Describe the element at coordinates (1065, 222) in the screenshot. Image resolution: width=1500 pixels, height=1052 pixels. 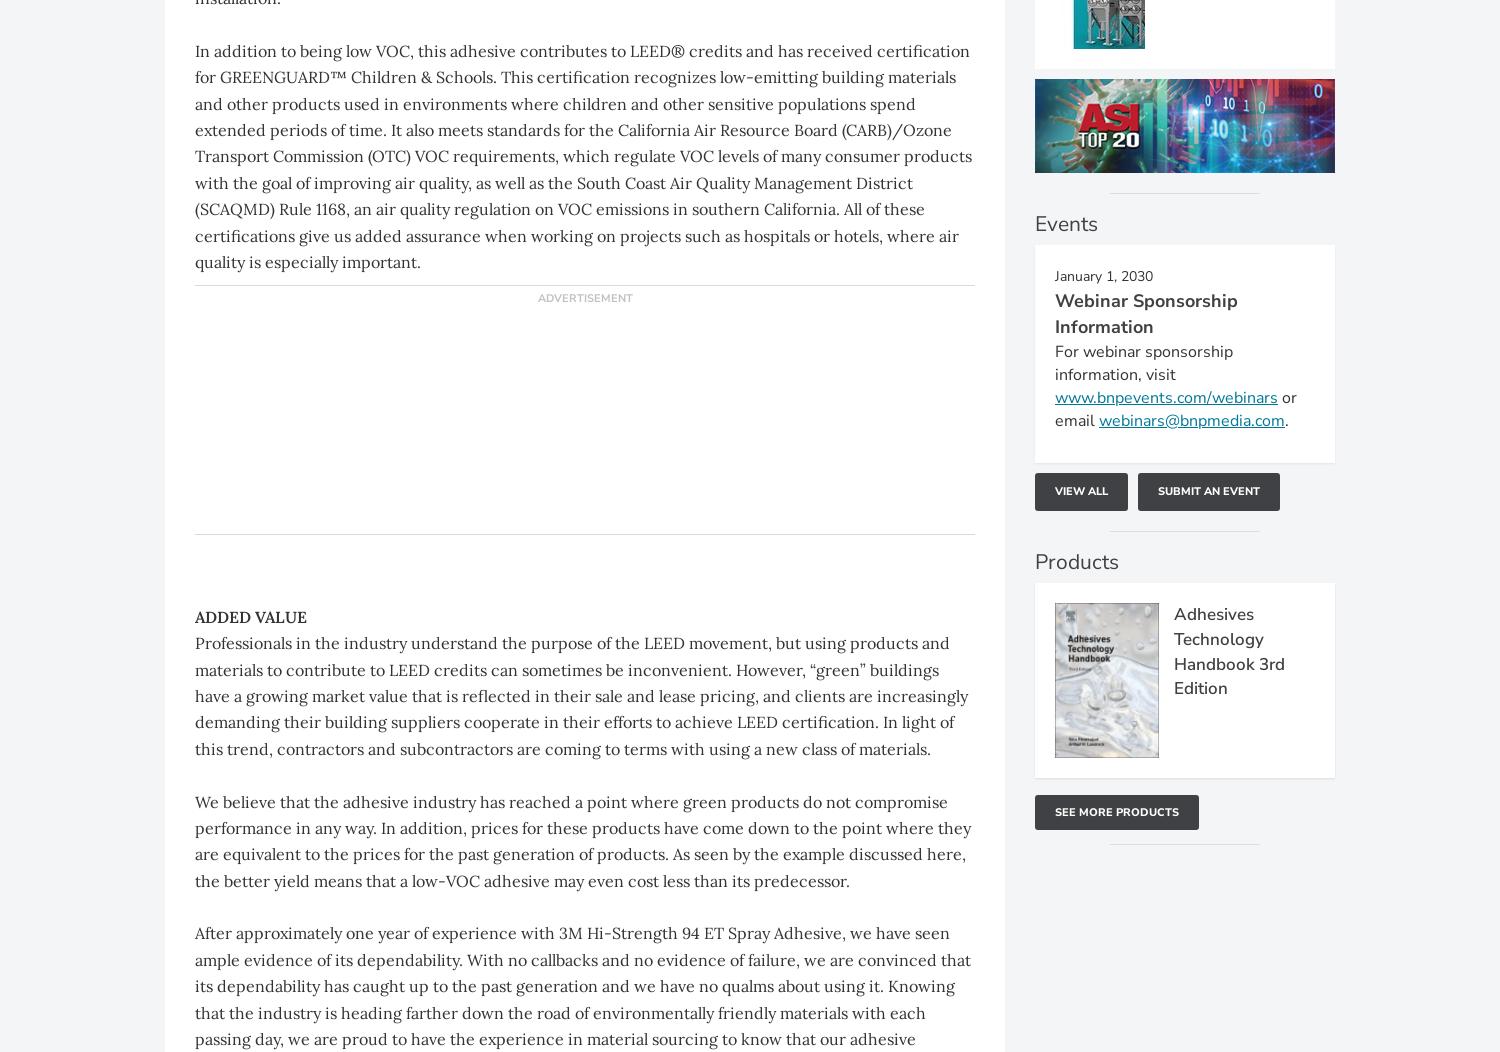
I see `'Events'` at that location.